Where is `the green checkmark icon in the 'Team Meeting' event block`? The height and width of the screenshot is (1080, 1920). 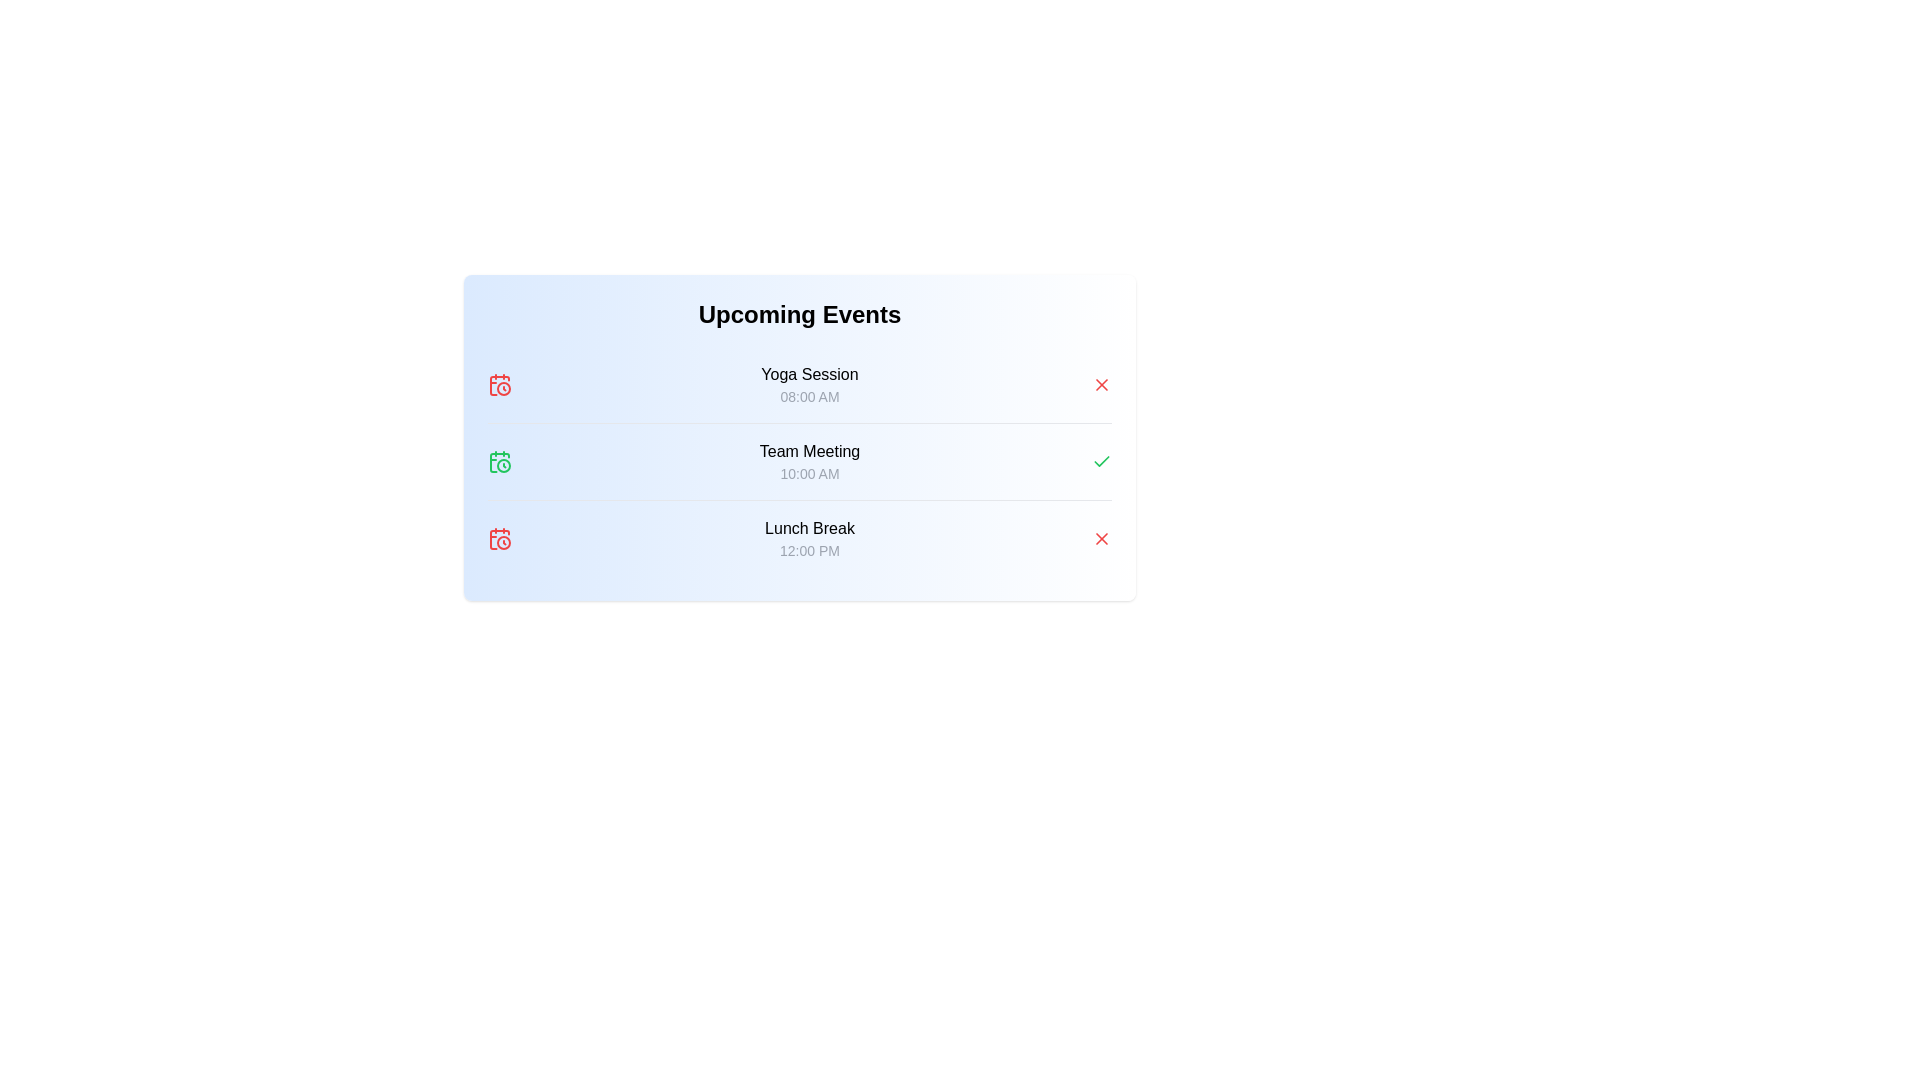
the green checkmark icon in the 'Team Meeting' event block is located at coordinates (800, 461).